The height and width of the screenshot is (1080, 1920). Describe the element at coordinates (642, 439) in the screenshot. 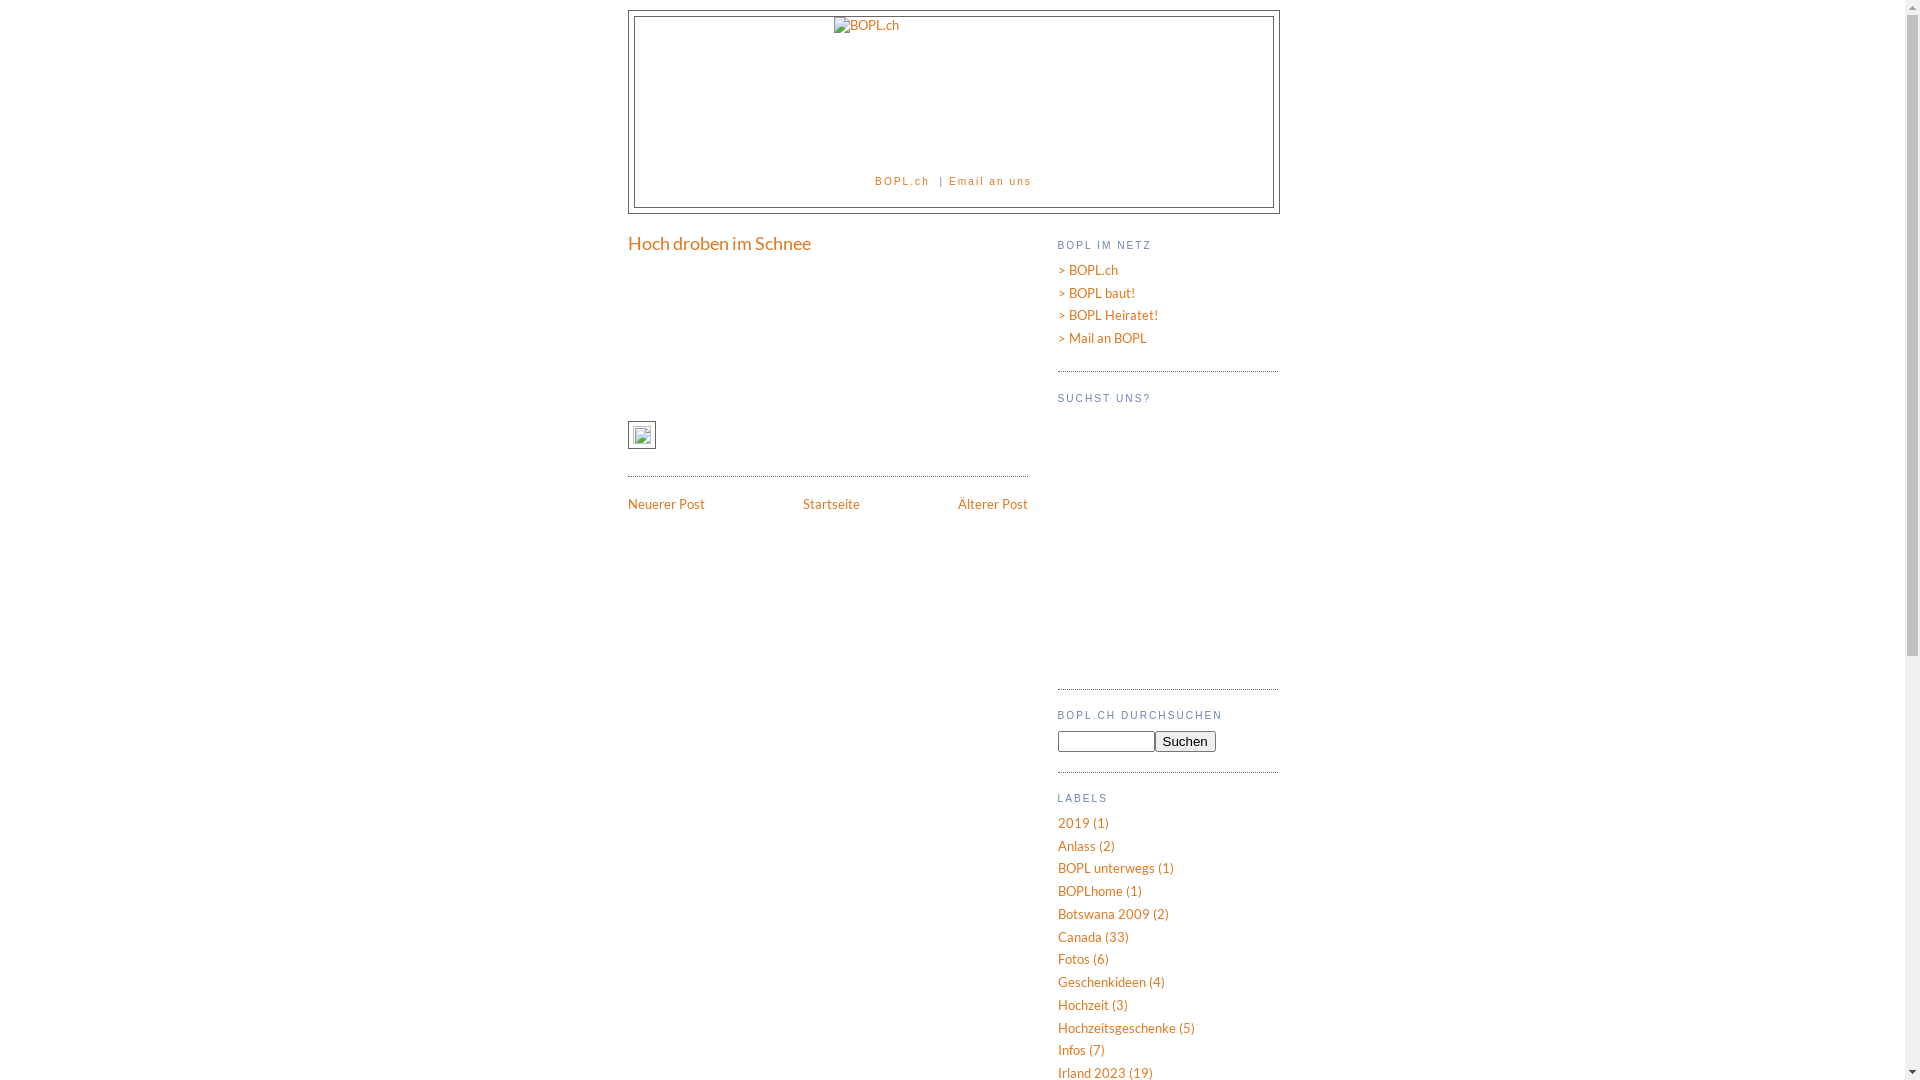

I see `'Post bearbeiten'` at that location.